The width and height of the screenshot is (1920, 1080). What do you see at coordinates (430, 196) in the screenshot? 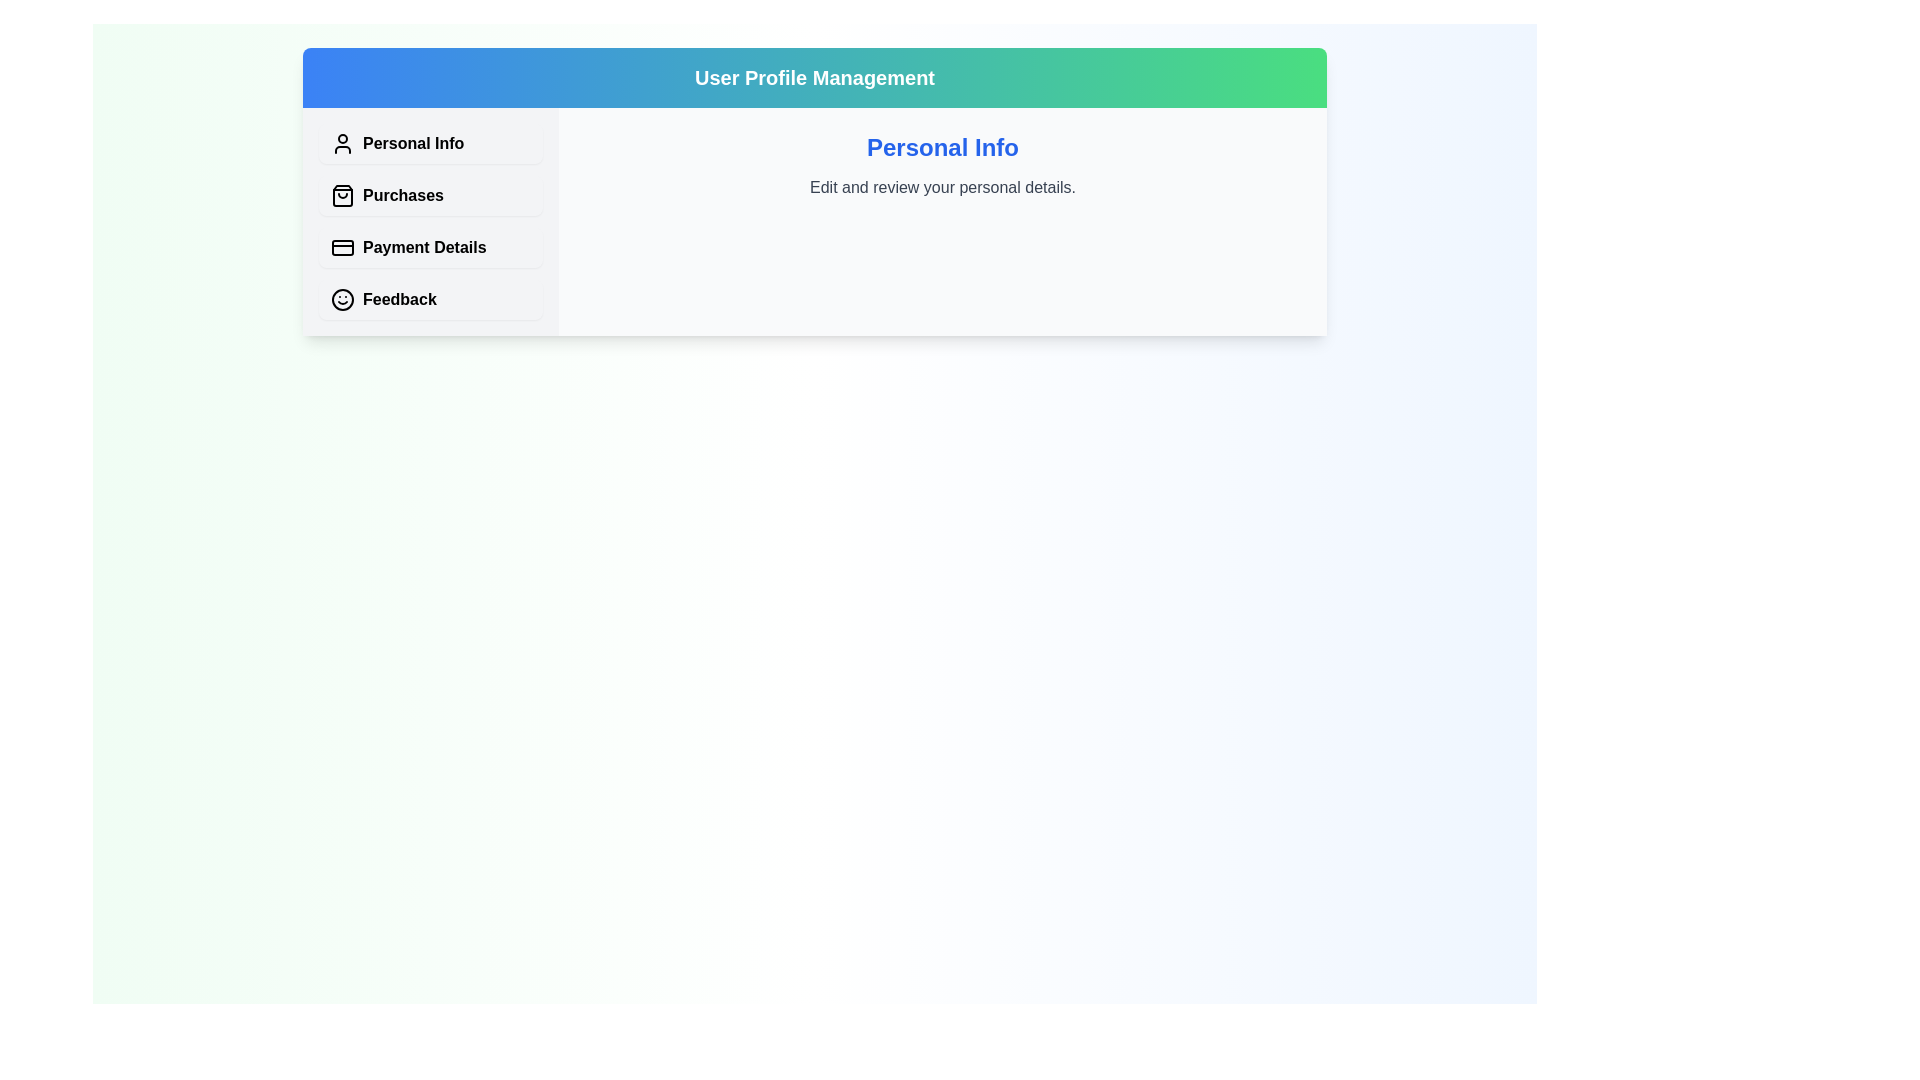
I see `the tab corresponding to Purchases to view its content` at bounding box center [430, 196].